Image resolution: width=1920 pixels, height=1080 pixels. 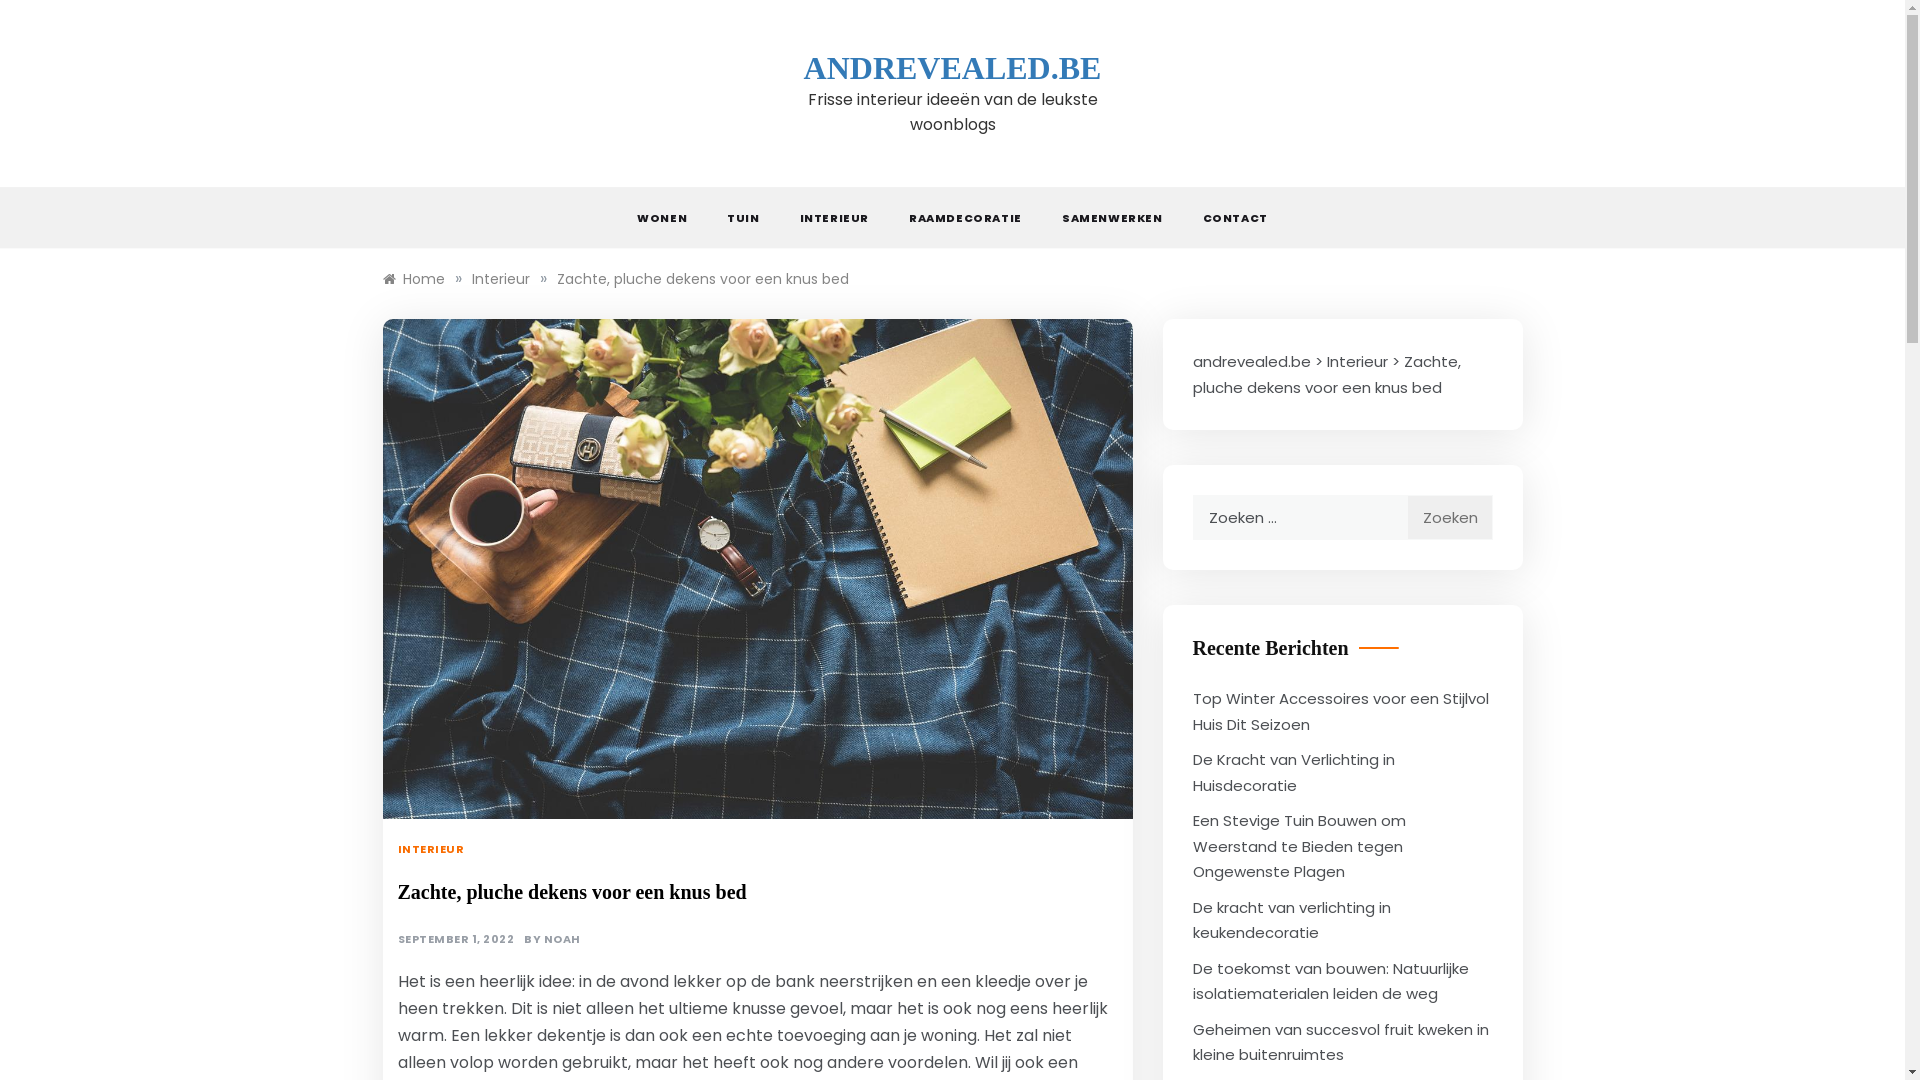 What do you see at coordinates (1339, 1040) in the screenshot?
I see `'Geheimen van succesvol fruit kweken in kleine buitenruimtes'` at bounding box center [1339, 1040].